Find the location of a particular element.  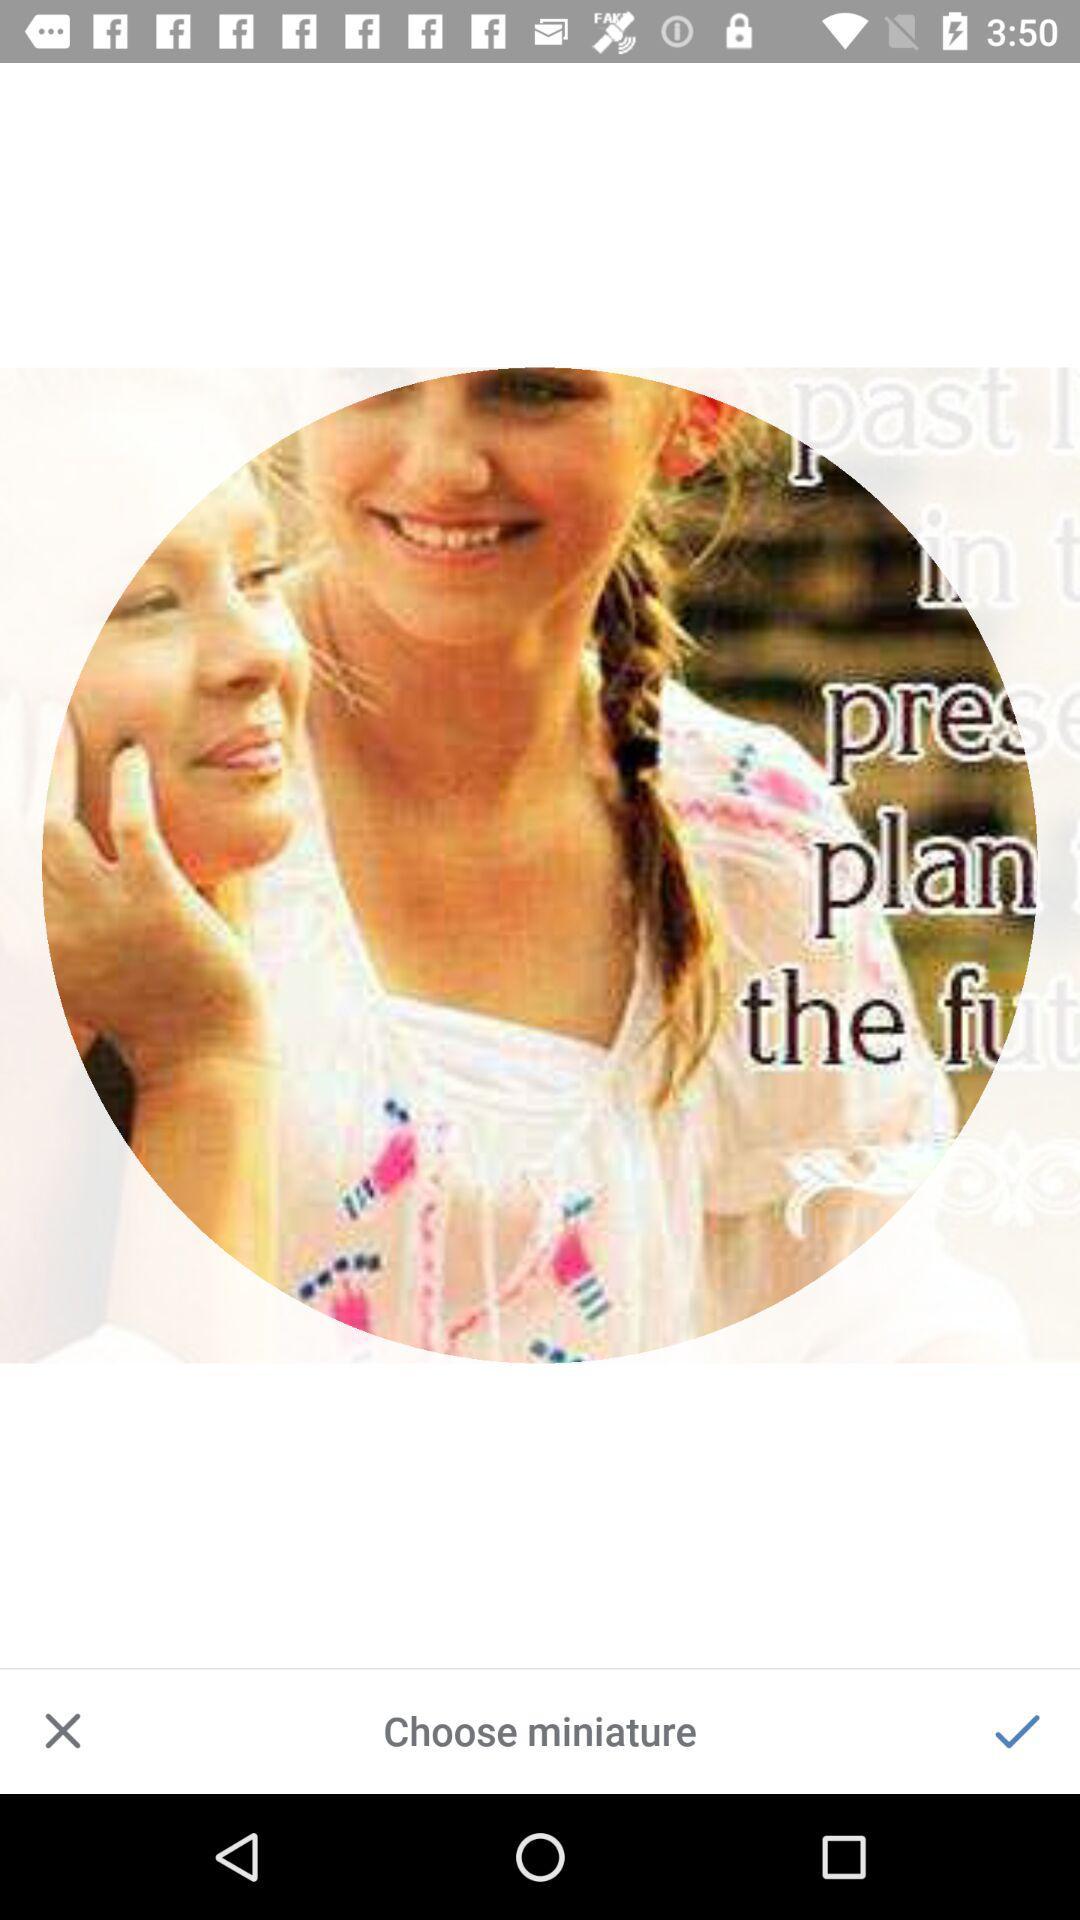

close is located at coordinates (61, 1730).